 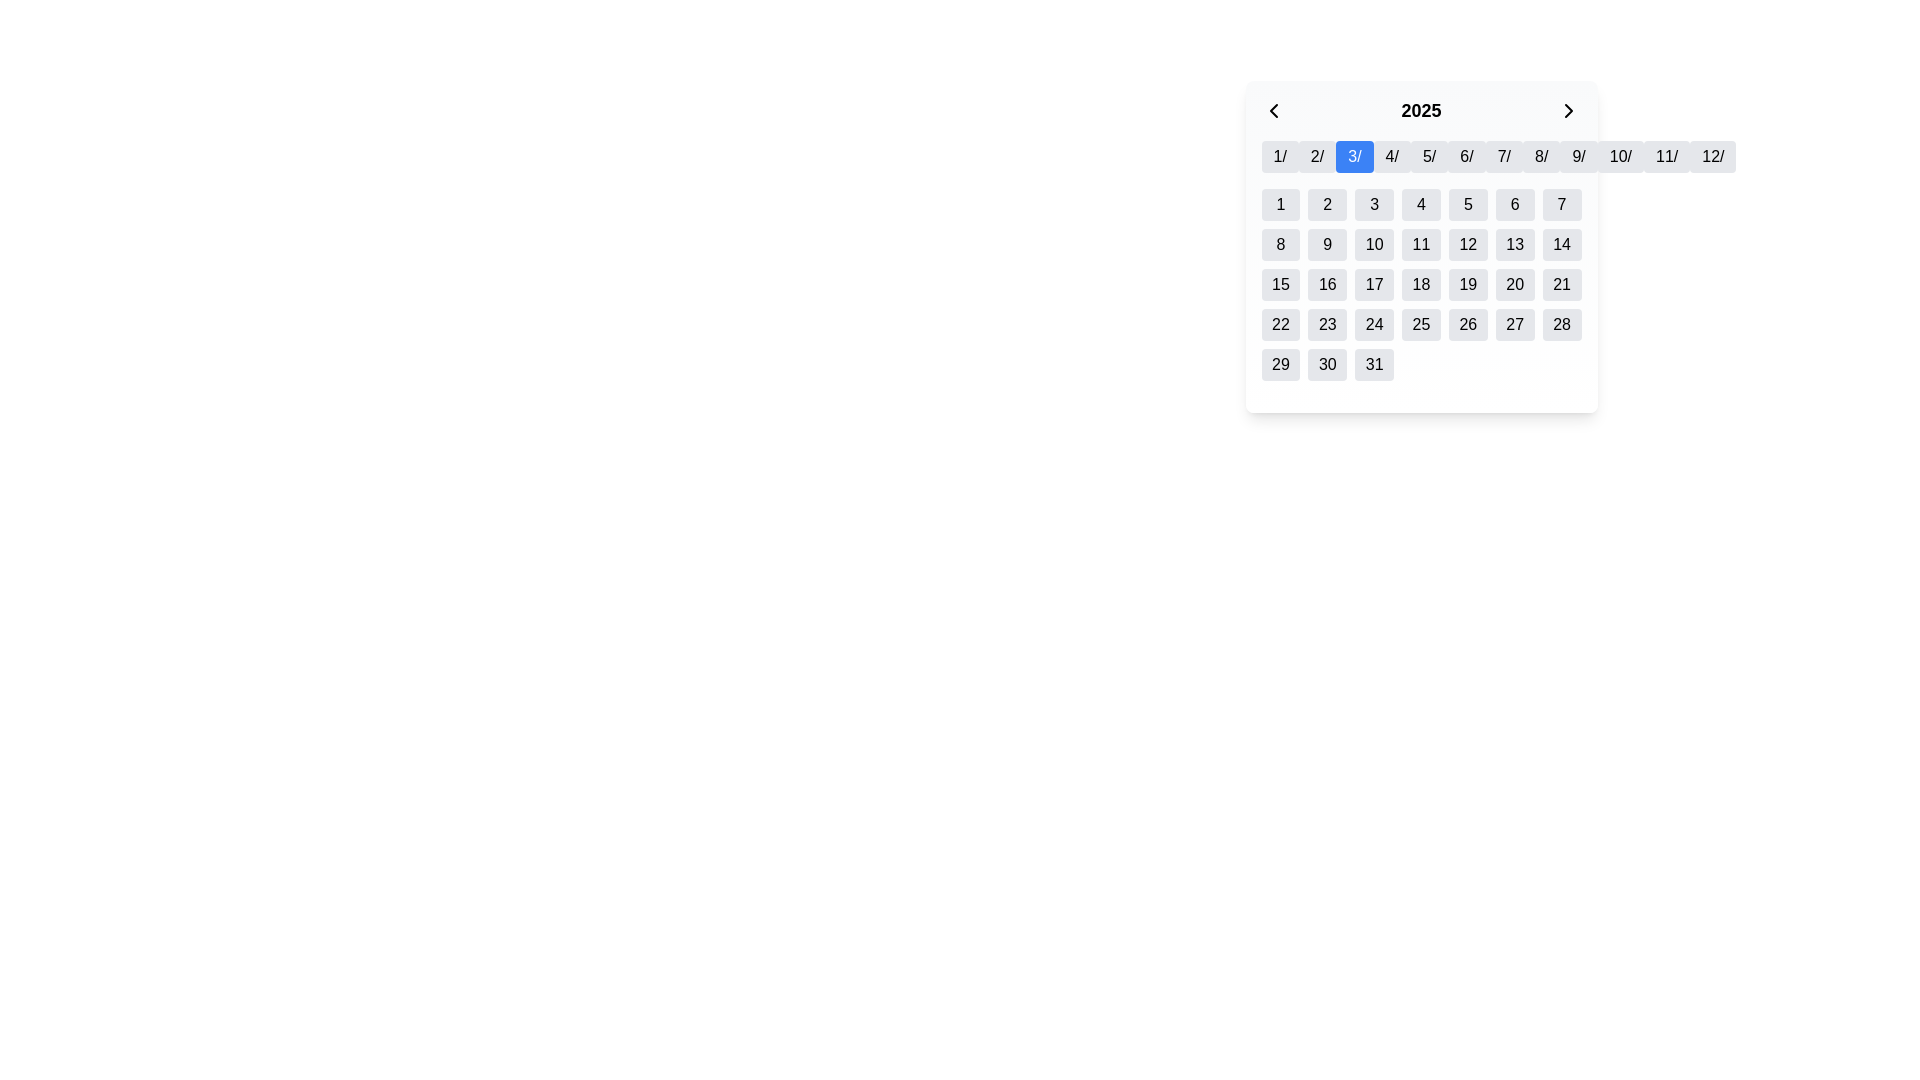 What do you see at coordinates (1327, 323) in the screenshot?
I see `the rounded rectangular button labeled '23' in the calendar grid by pressing with keyboard navigation` at bounding box center [1327, 323].